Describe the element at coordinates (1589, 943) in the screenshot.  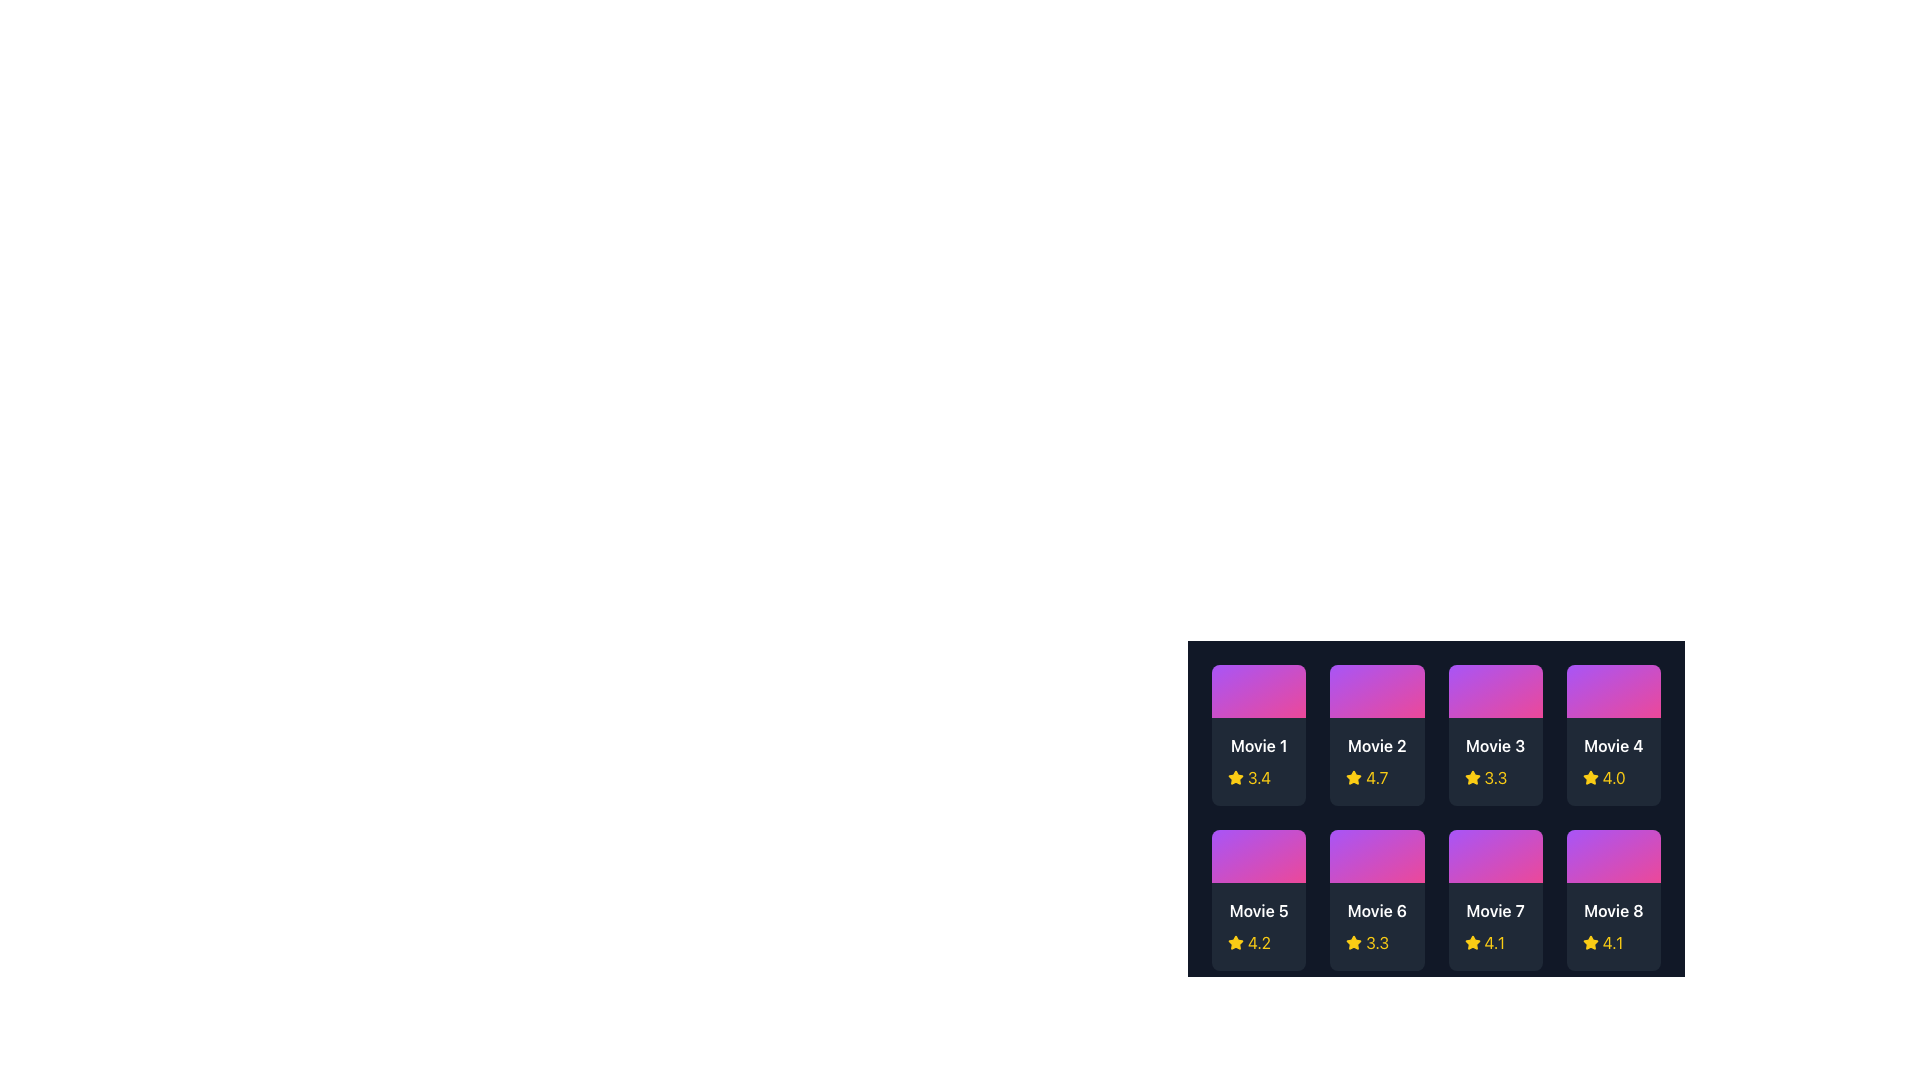
I see `the star icon representing the rating of 'Movie 8' located to the left of the text '4.1' and beneath the label 'Movie 8'` at that location.